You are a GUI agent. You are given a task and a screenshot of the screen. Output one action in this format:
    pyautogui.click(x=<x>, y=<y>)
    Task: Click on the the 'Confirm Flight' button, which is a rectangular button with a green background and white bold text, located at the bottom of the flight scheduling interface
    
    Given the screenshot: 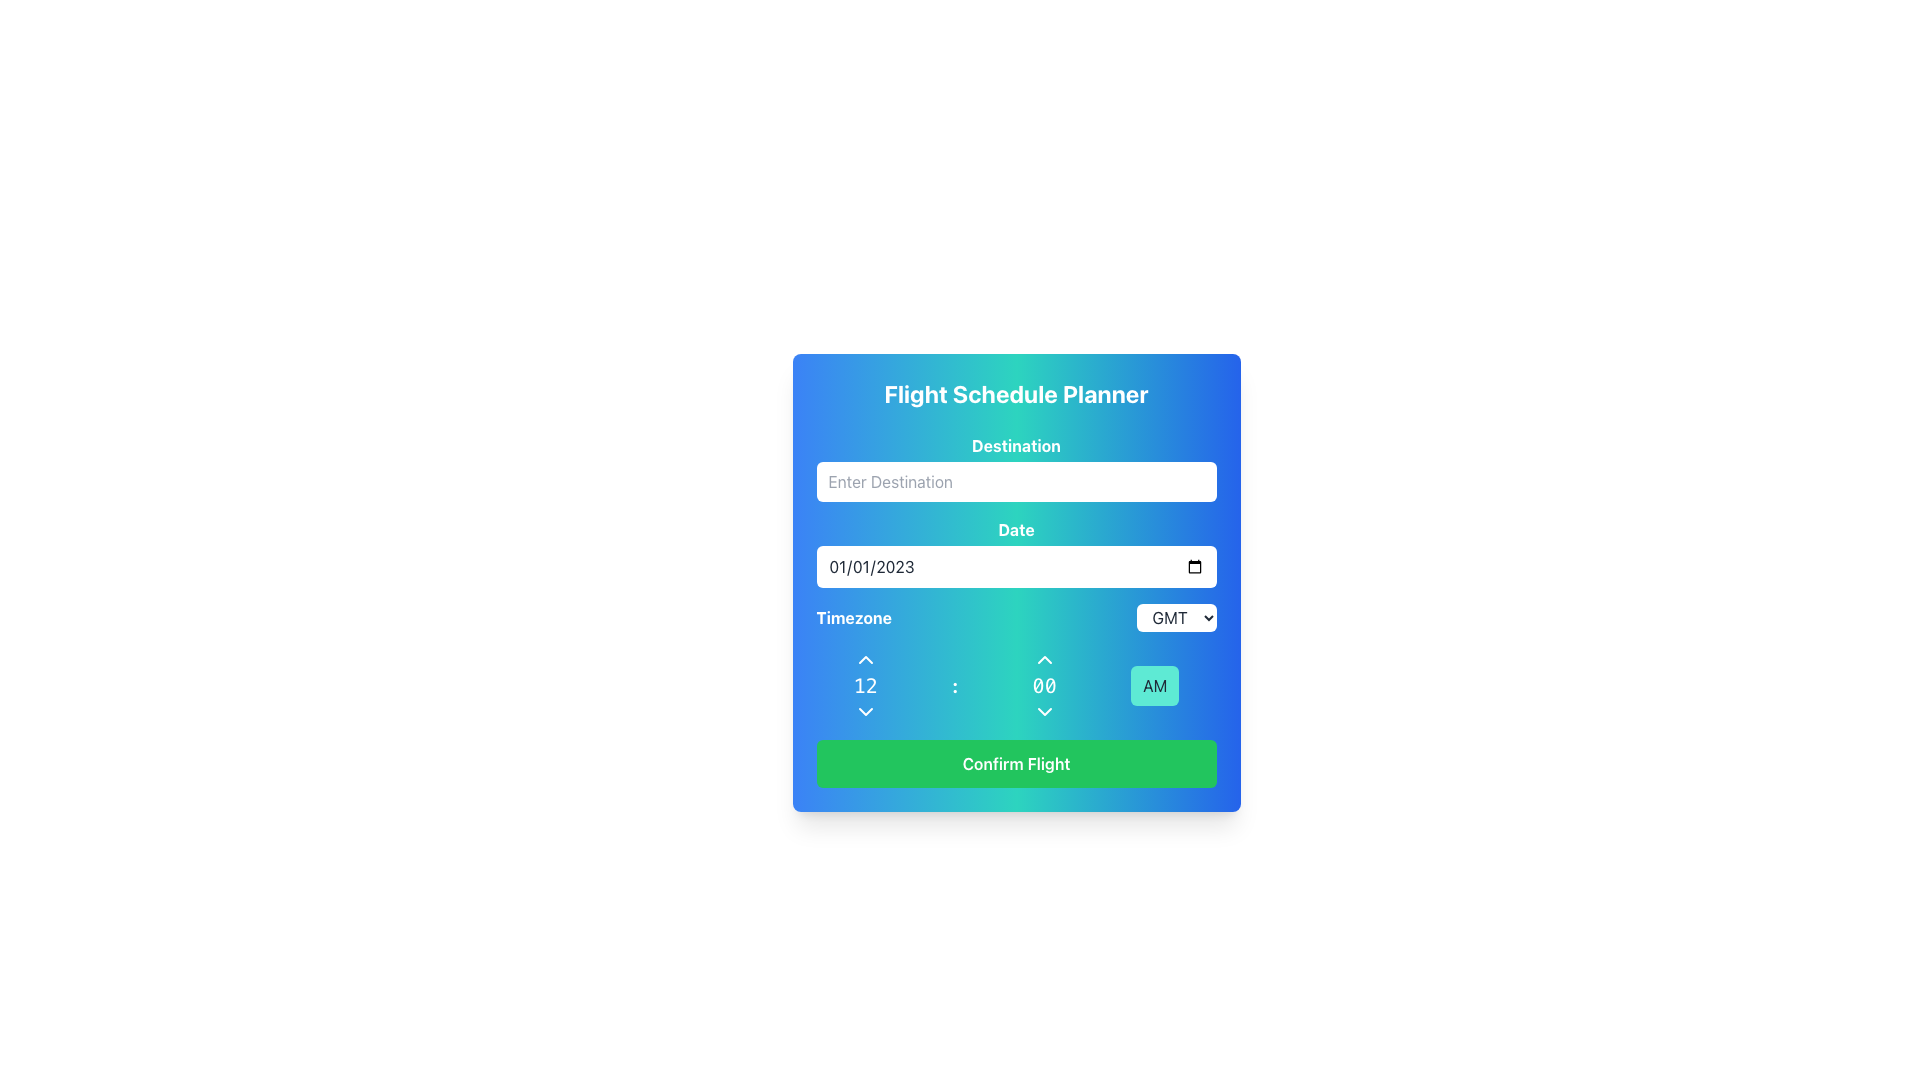 What is the action you would take?
    pyautogui.click(x=1016, y=763)
    